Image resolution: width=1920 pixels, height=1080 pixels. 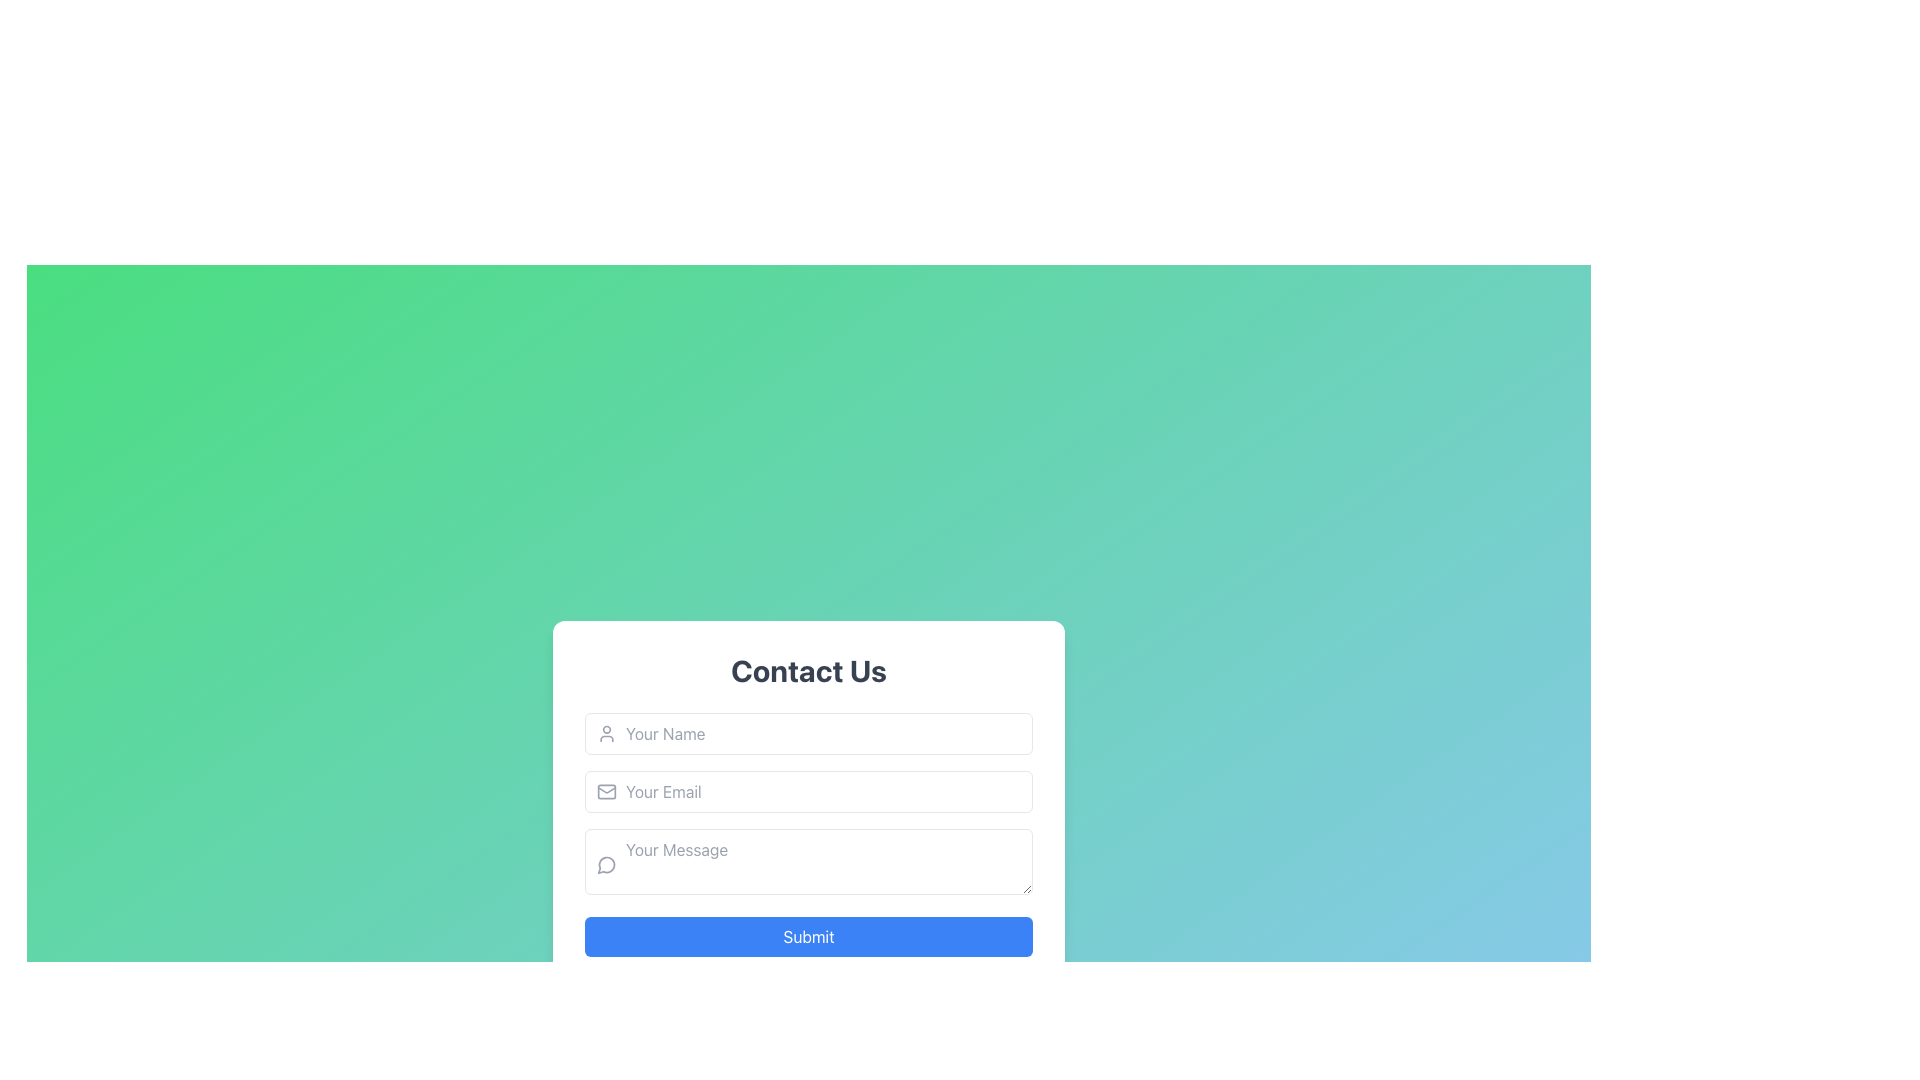 What do you see at coordinates (605, 864) in the screenshot?
I see `the decorative or functional icon located inside the 'Your Message' input field, adjacent to the input placeholder text` at bounding box center [605, 864].